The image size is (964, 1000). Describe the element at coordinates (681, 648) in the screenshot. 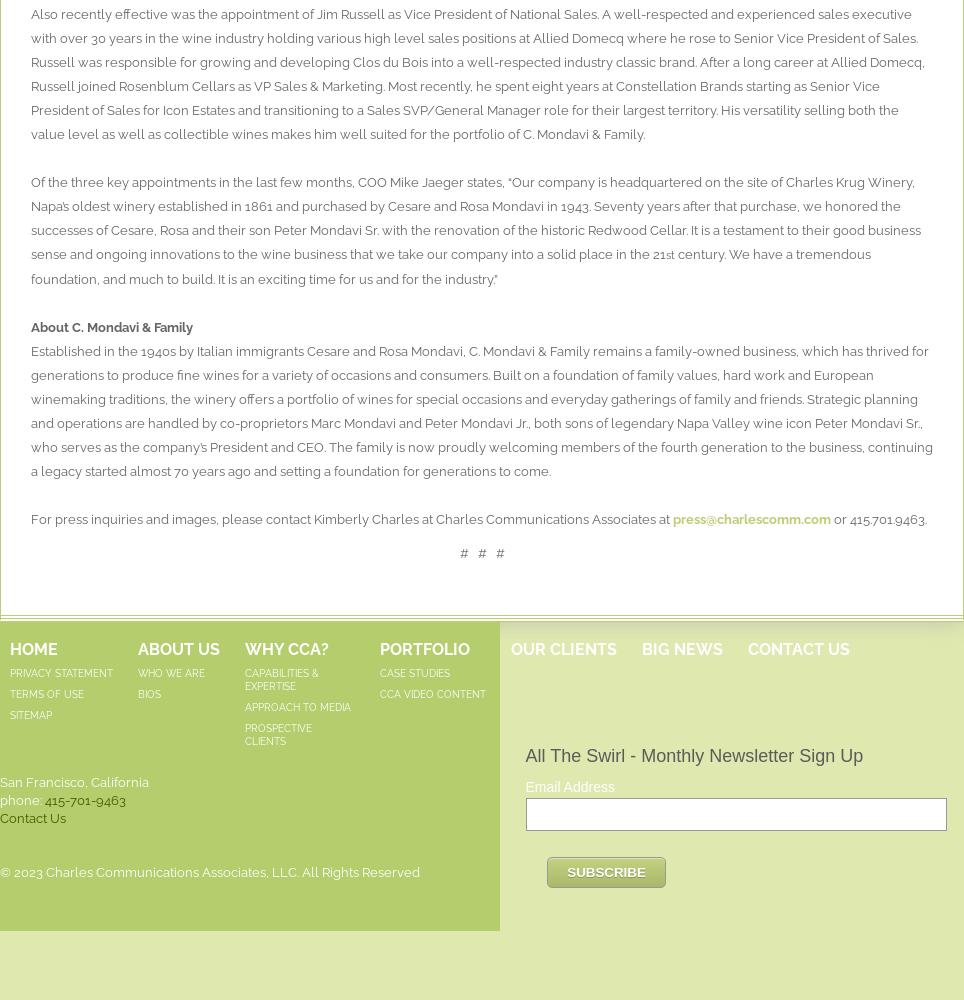

I see `'Big News'` at that location.